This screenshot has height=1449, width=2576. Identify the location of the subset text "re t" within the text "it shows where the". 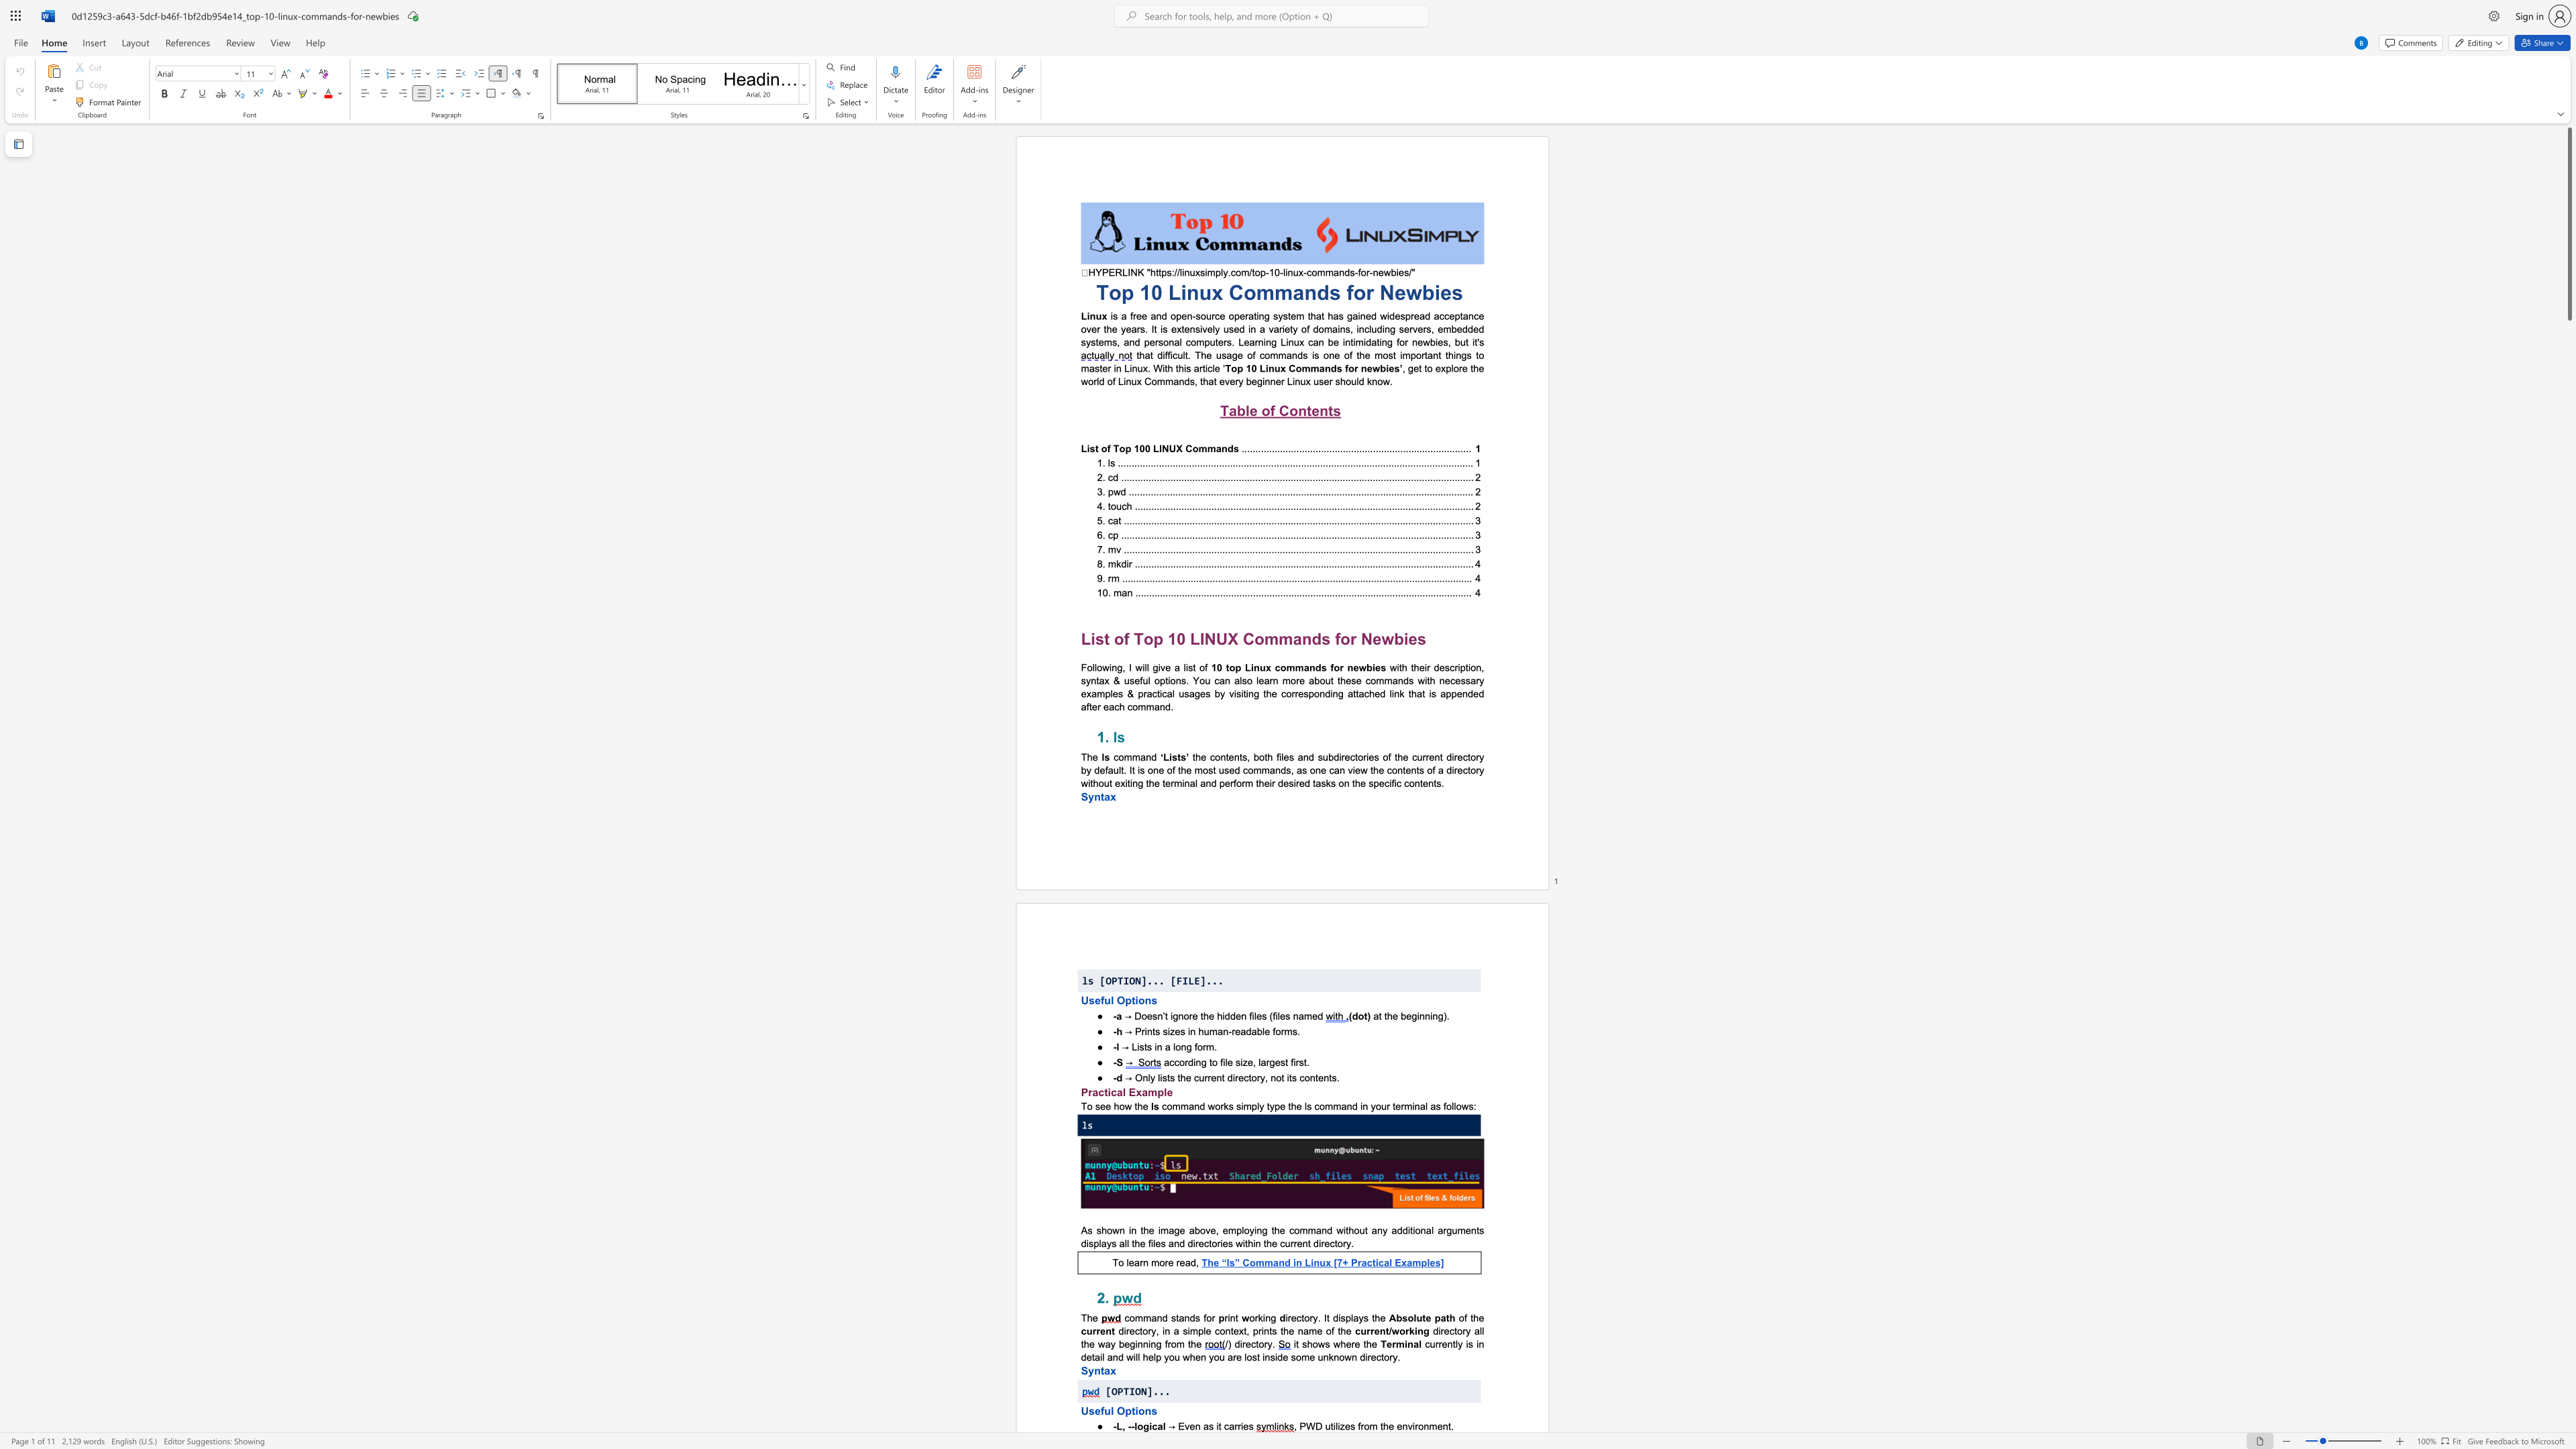
(1350, 1343).